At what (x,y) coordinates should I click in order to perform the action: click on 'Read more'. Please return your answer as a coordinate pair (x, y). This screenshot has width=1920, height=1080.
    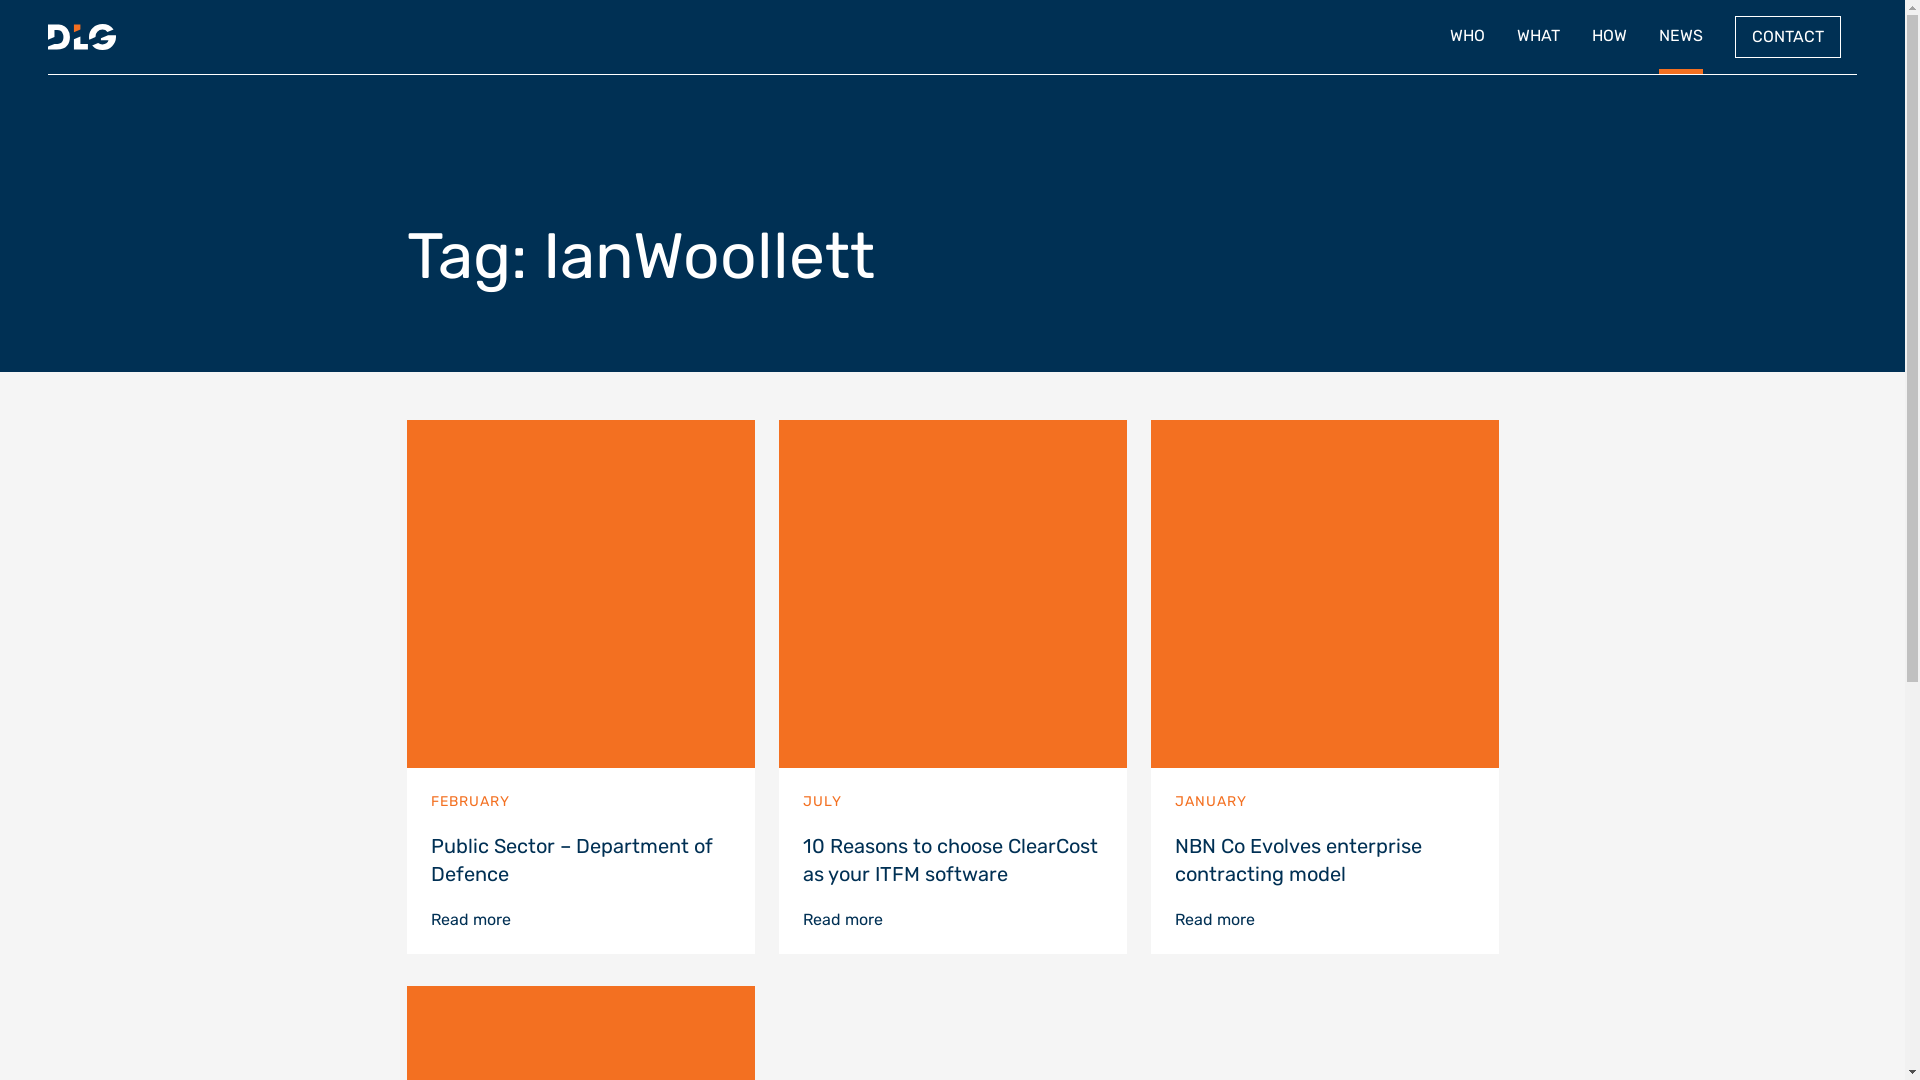
    Looking at the image, I should click on (1213, 919).